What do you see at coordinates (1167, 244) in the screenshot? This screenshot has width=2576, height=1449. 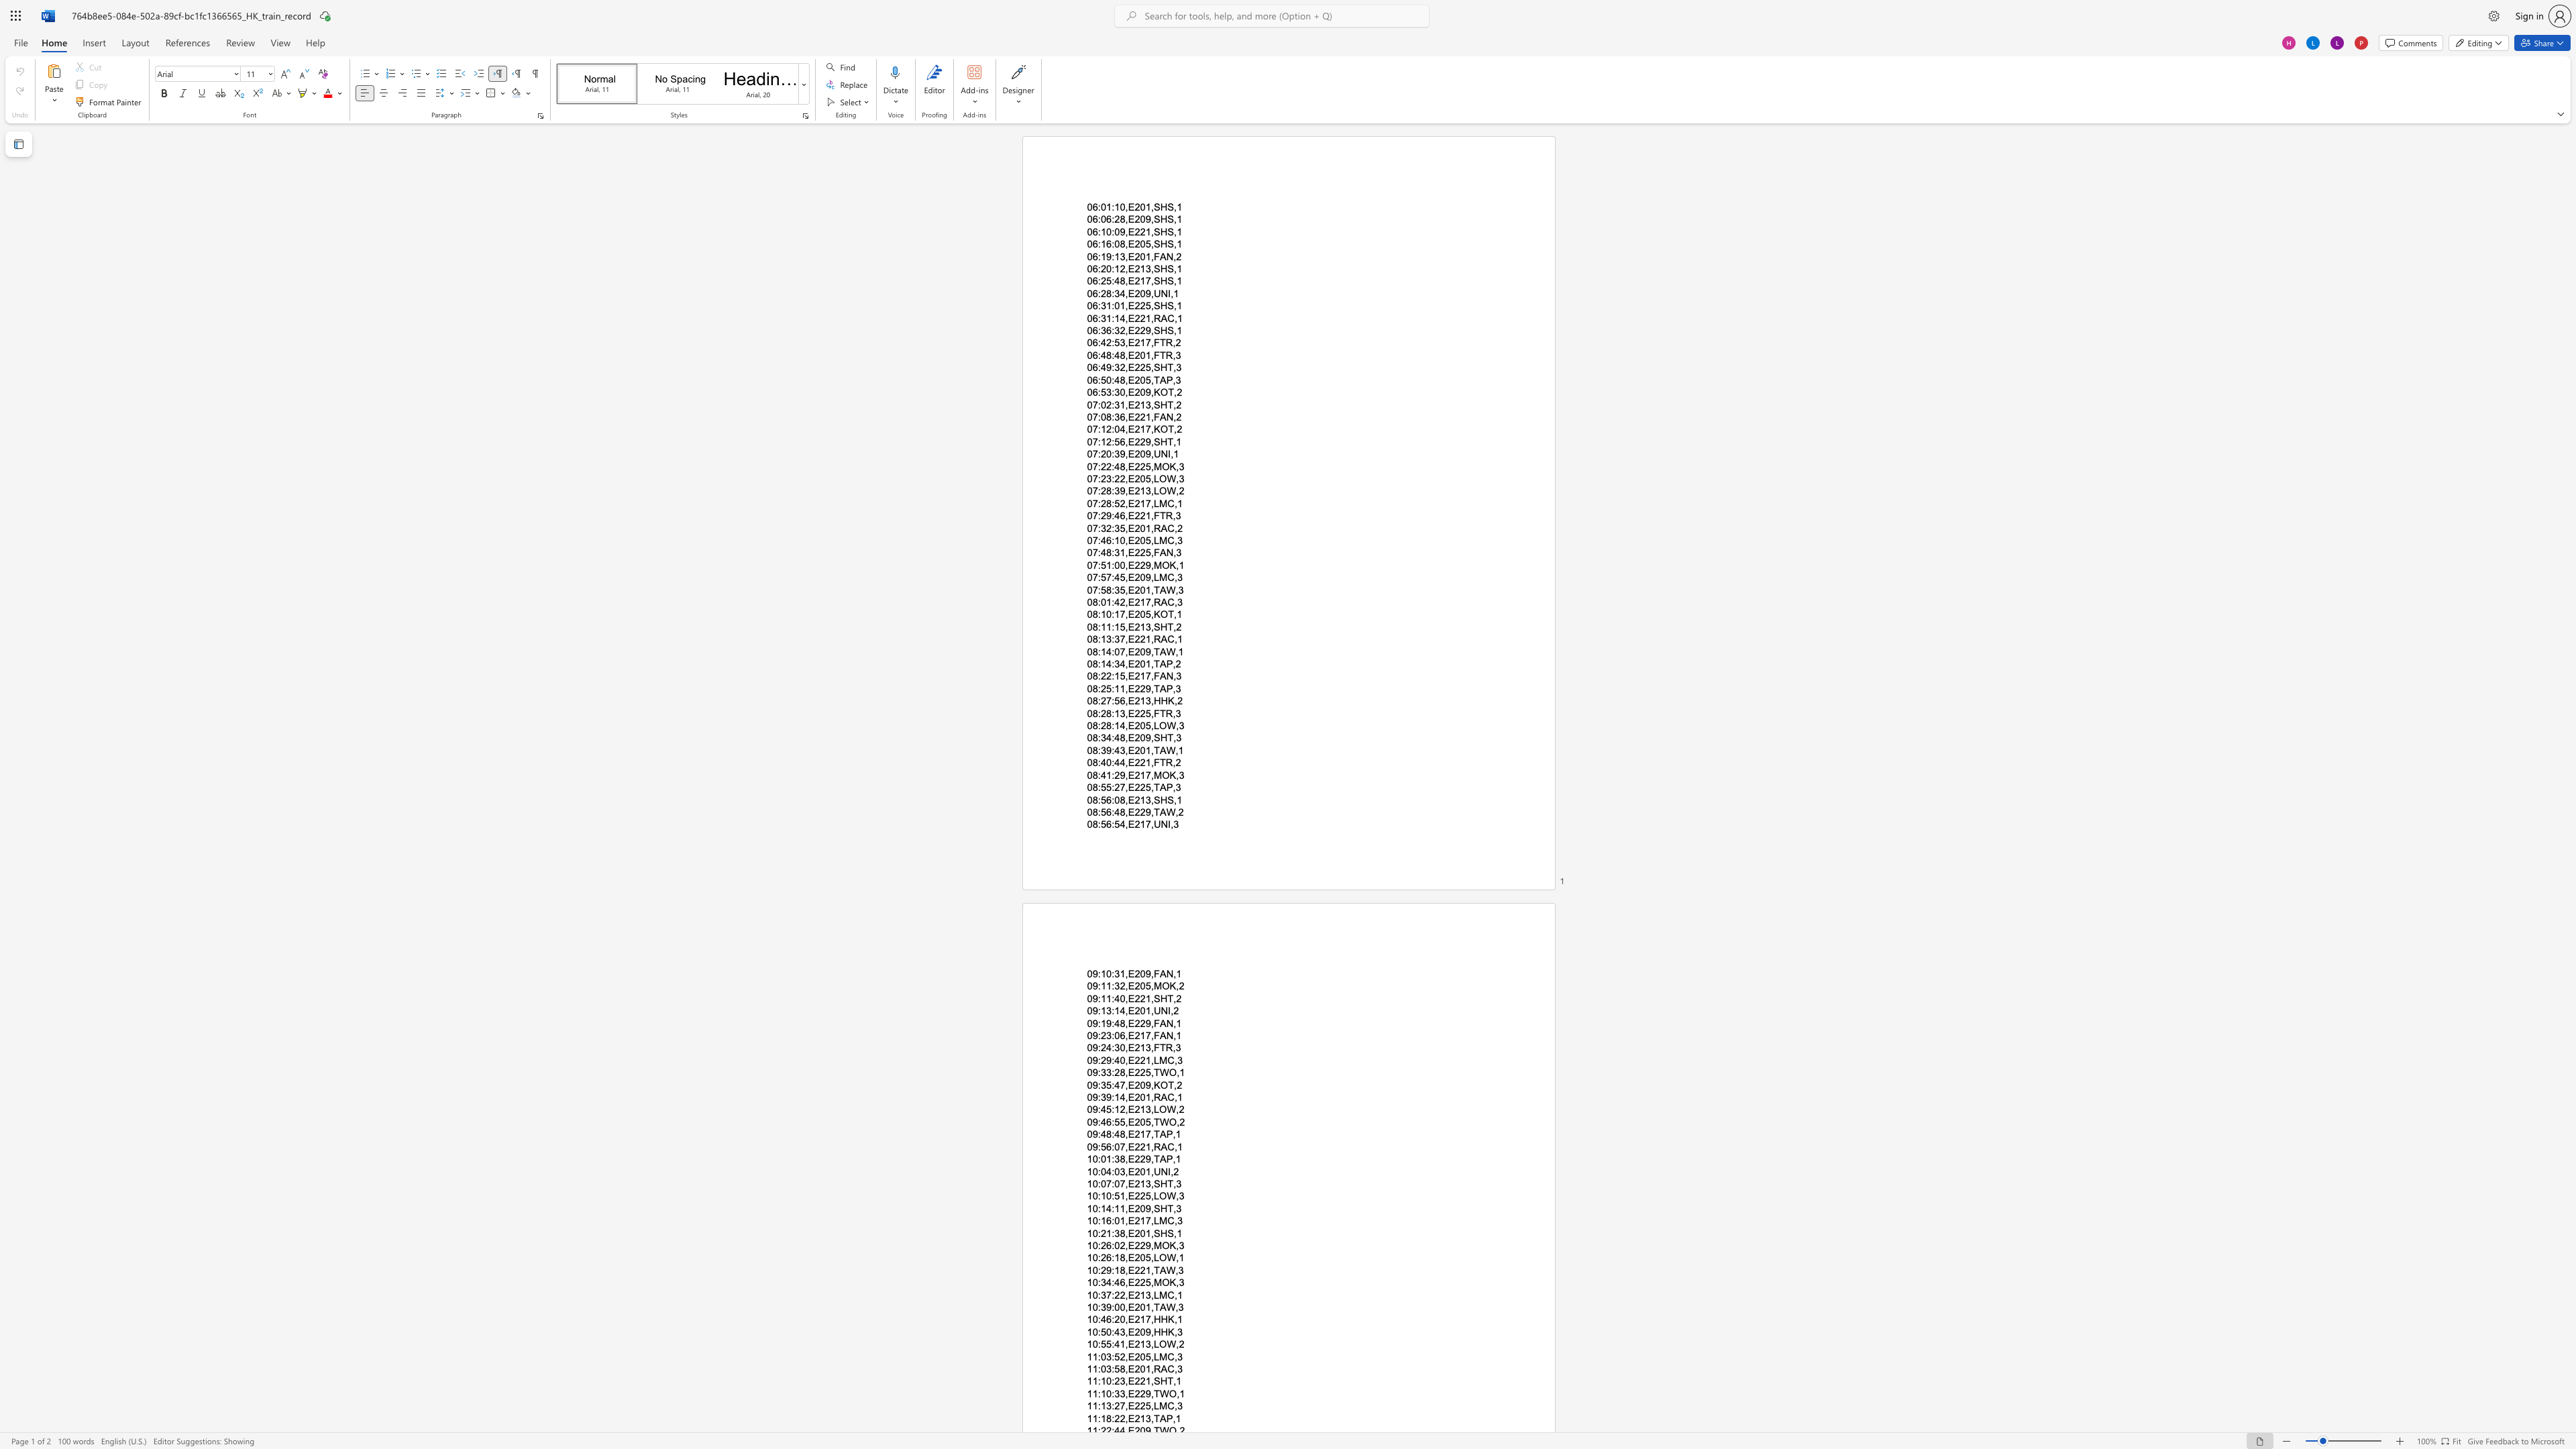 I see `the subset text "S," within the text "06:16:08,E205,SHS,1"` at bounding box center [1167, 244].